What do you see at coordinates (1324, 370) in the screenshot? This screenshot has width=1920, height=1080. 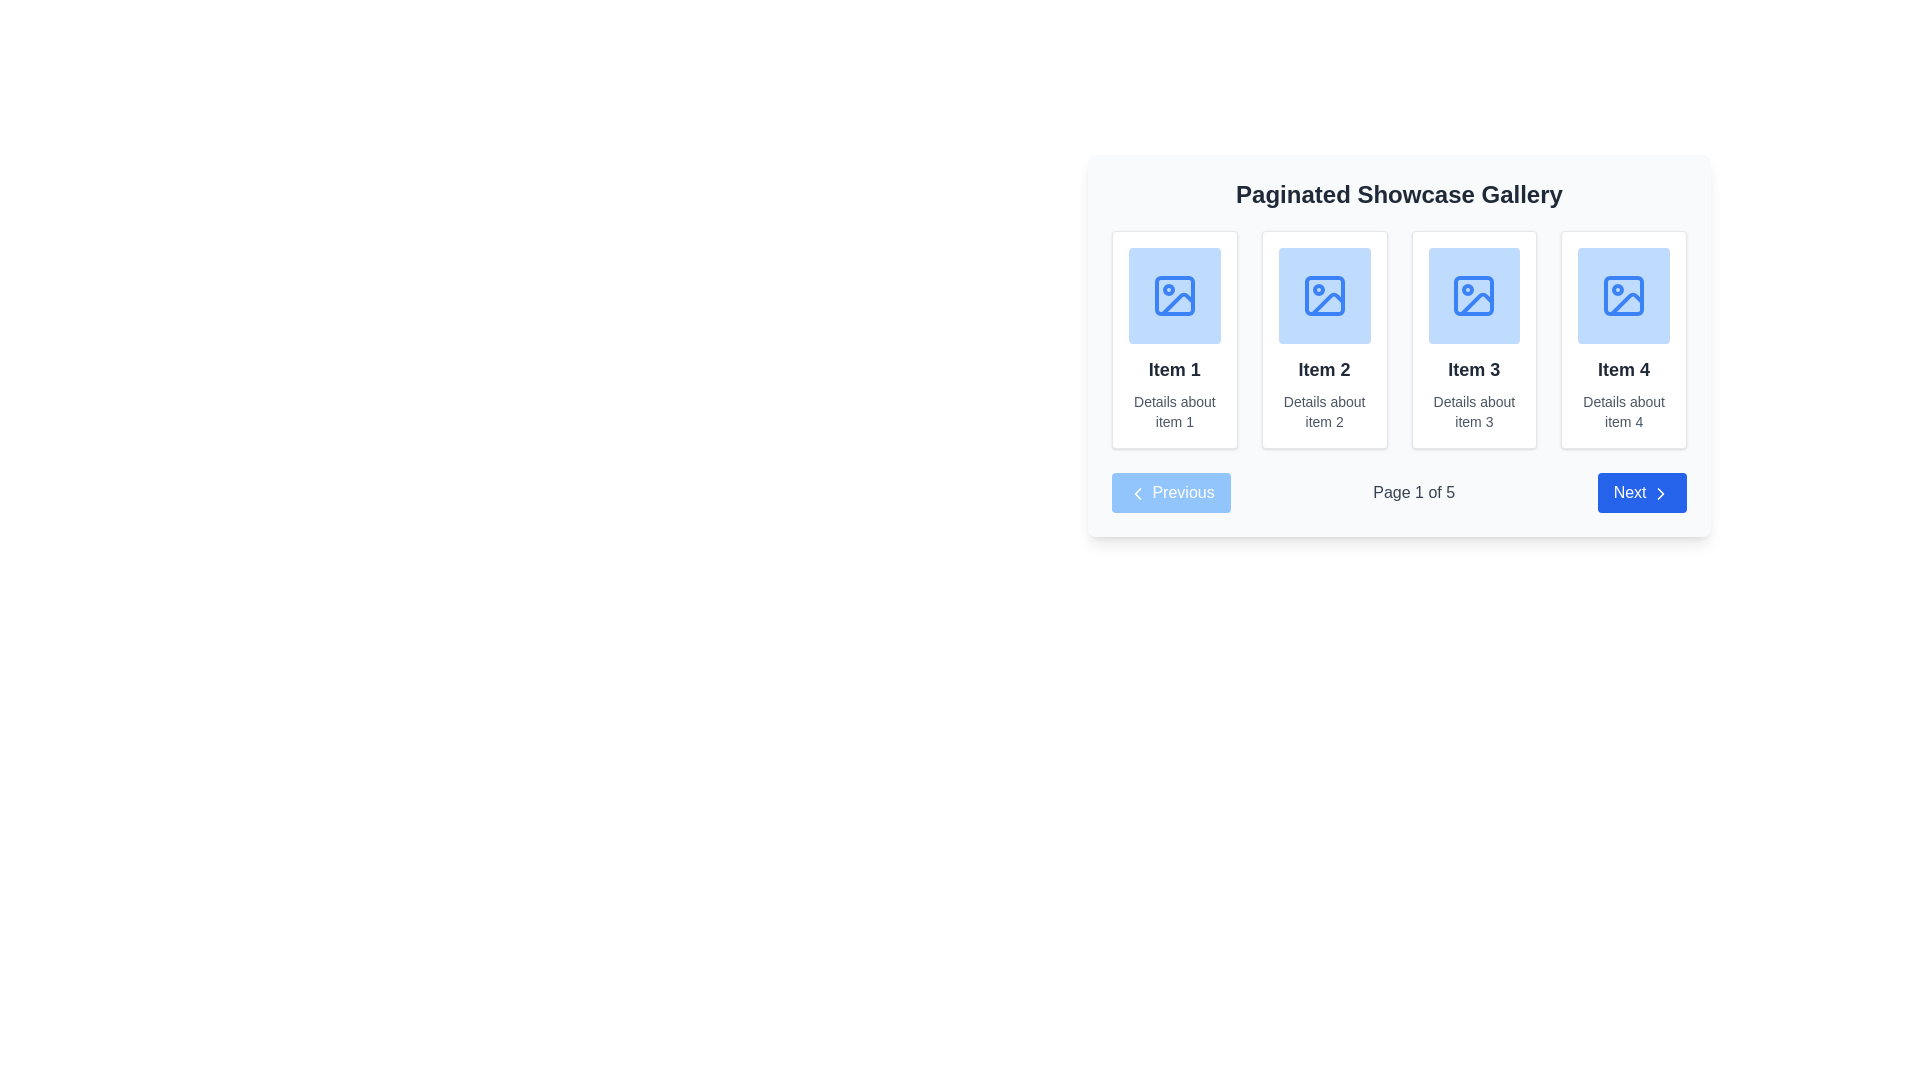 I see `text label displaying 'Item 2' that is located in the second card of a group of four cards, positioned directly below an image icon` at bounding box center [1324, 370].